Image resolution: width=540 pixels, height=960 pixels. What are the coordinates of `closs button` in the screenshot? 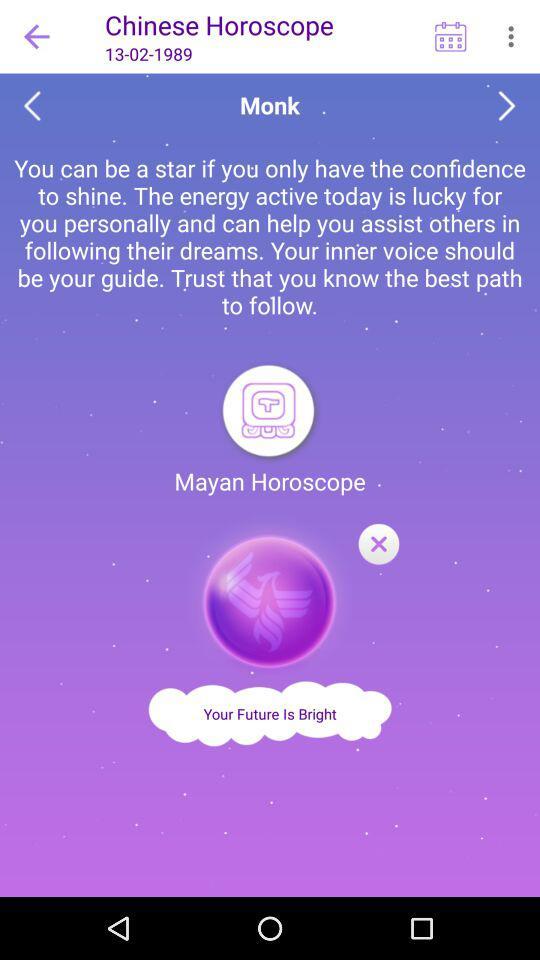 It's located at (378, 545).